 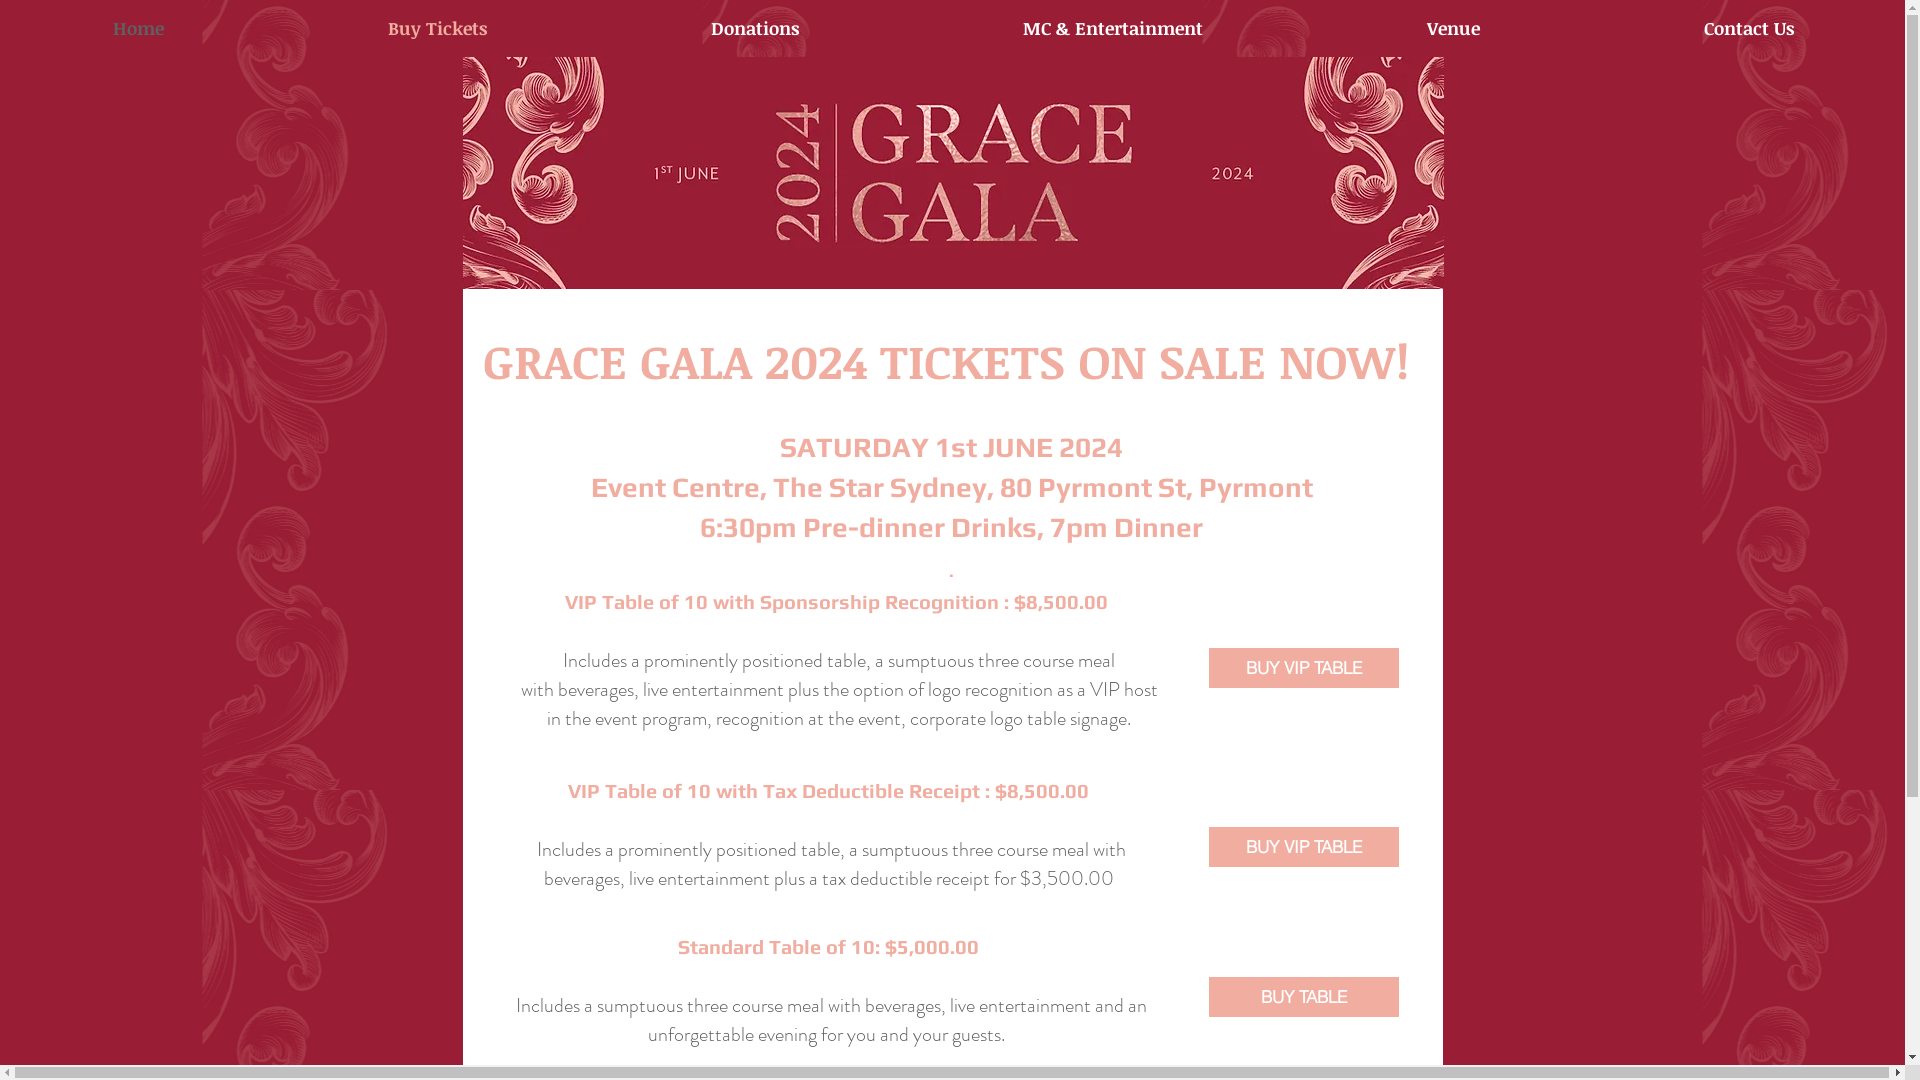 What do you see at coordinates (1207, 667) in the screenshot?
I see `'BUY VIP TABLE'` at bounding box center [1207, 667].